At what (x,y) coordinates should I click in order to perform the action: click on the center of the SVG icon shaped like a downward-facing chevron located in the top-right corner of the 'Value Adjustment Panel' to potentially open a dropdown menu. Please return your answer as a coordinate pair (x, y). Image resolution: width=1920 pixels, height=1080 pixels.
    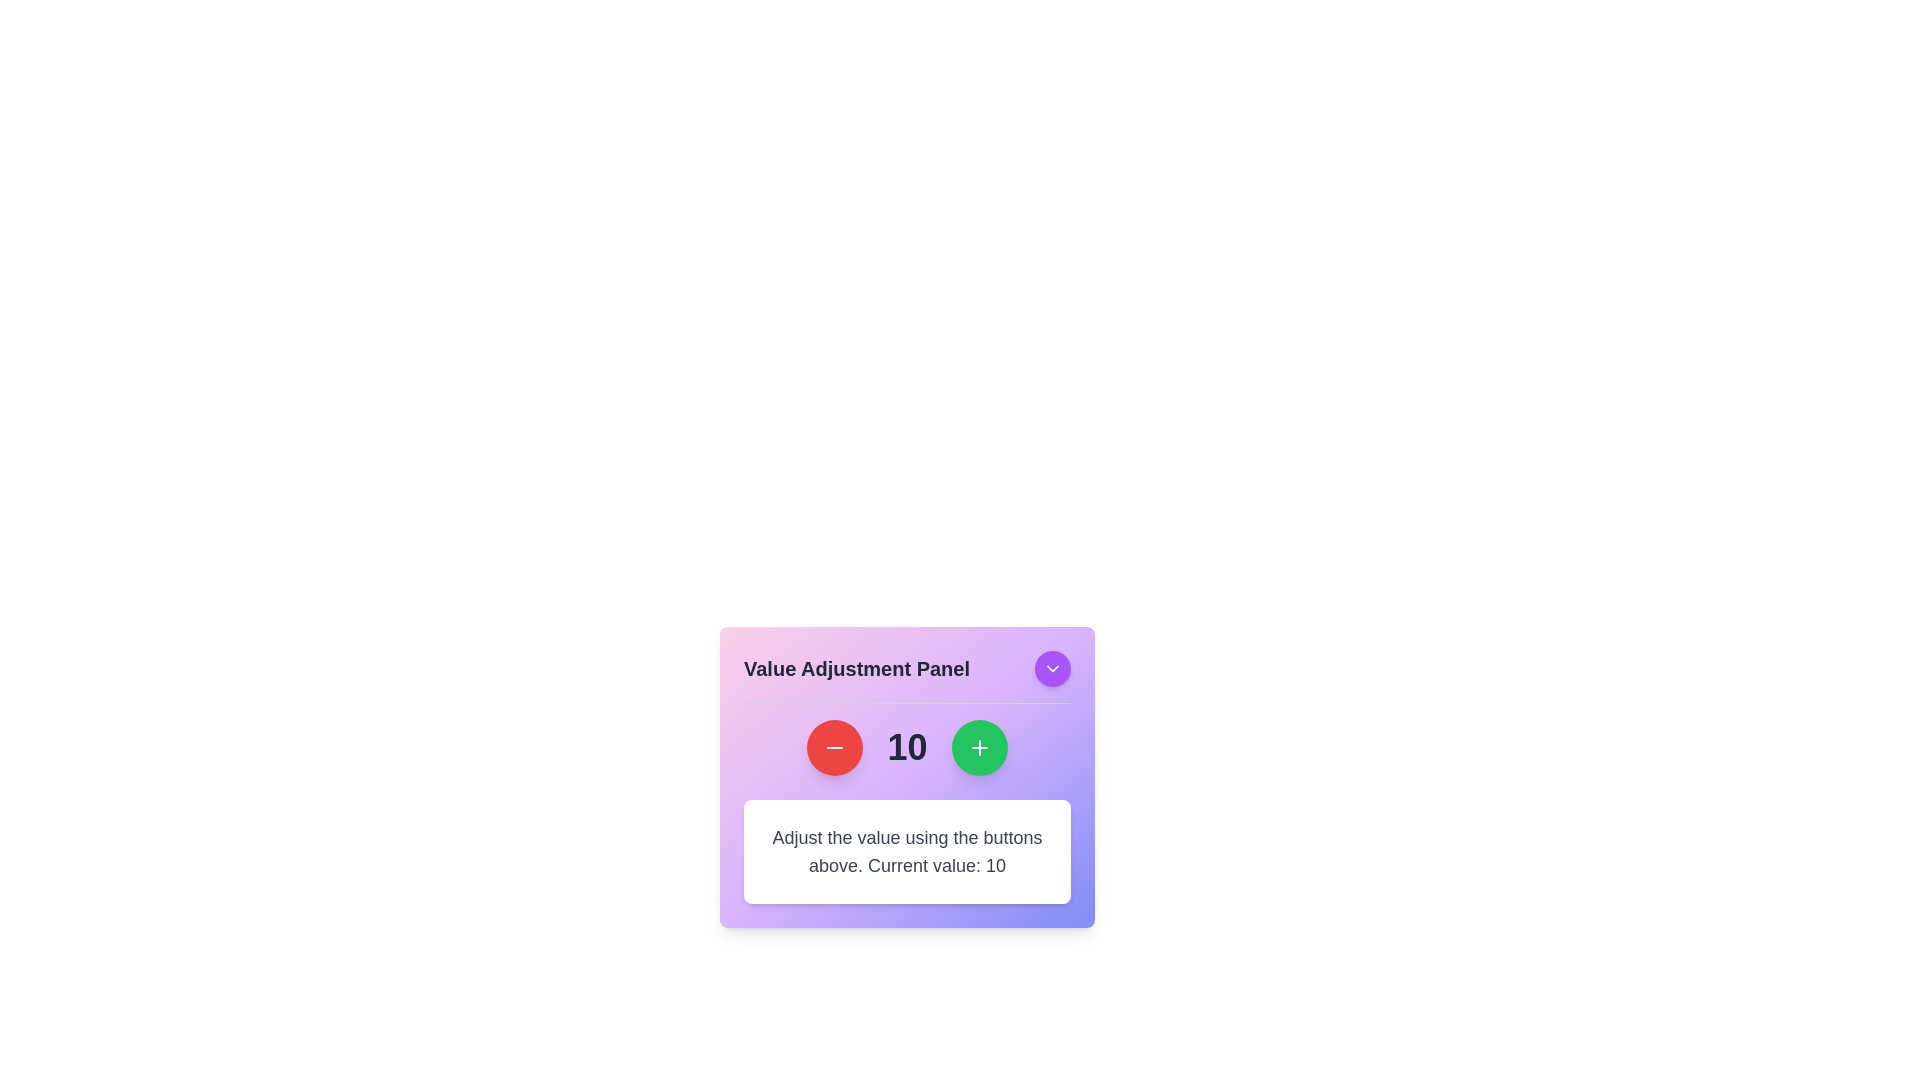
    Looking at the image, I should click on (1051, 668).